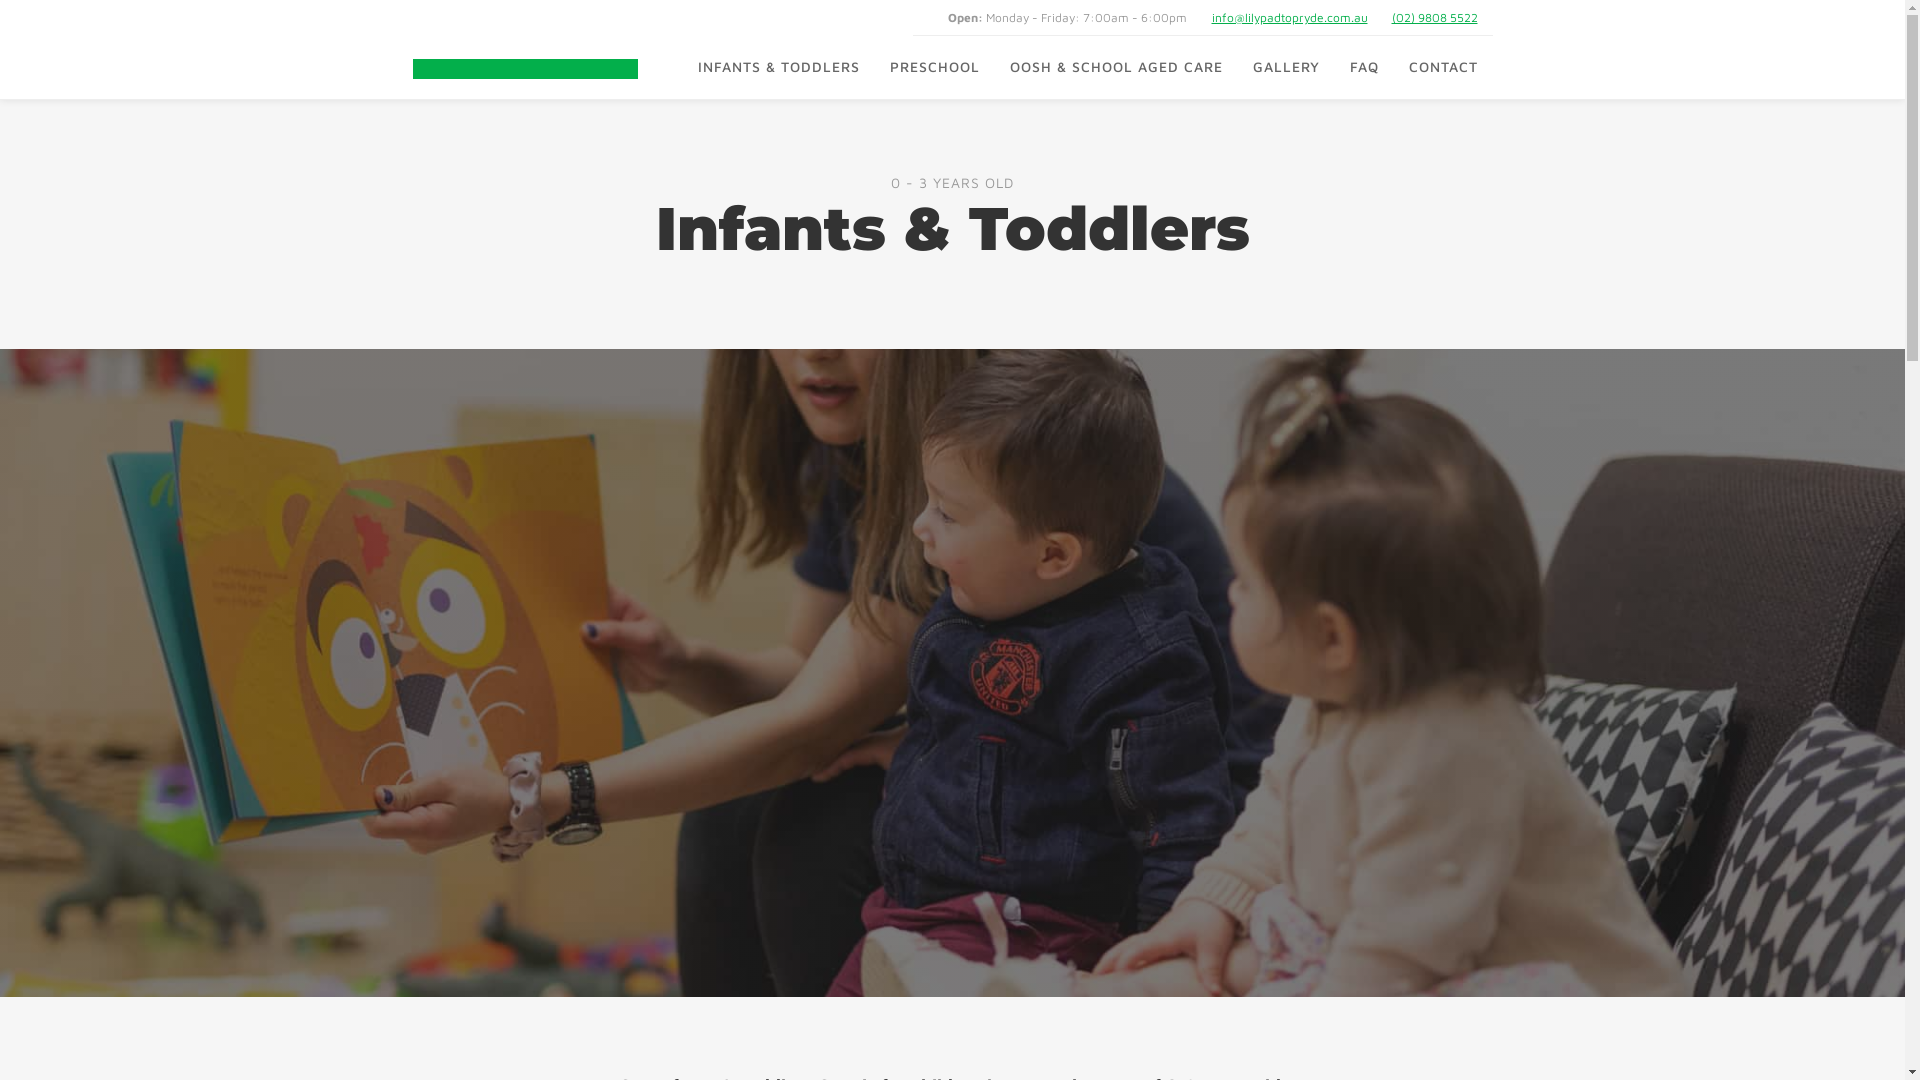  What do you see at coordinates (873, 65) in the screenshot?
I see `'PRESCHOOL'` at bounding box center [873, 65].